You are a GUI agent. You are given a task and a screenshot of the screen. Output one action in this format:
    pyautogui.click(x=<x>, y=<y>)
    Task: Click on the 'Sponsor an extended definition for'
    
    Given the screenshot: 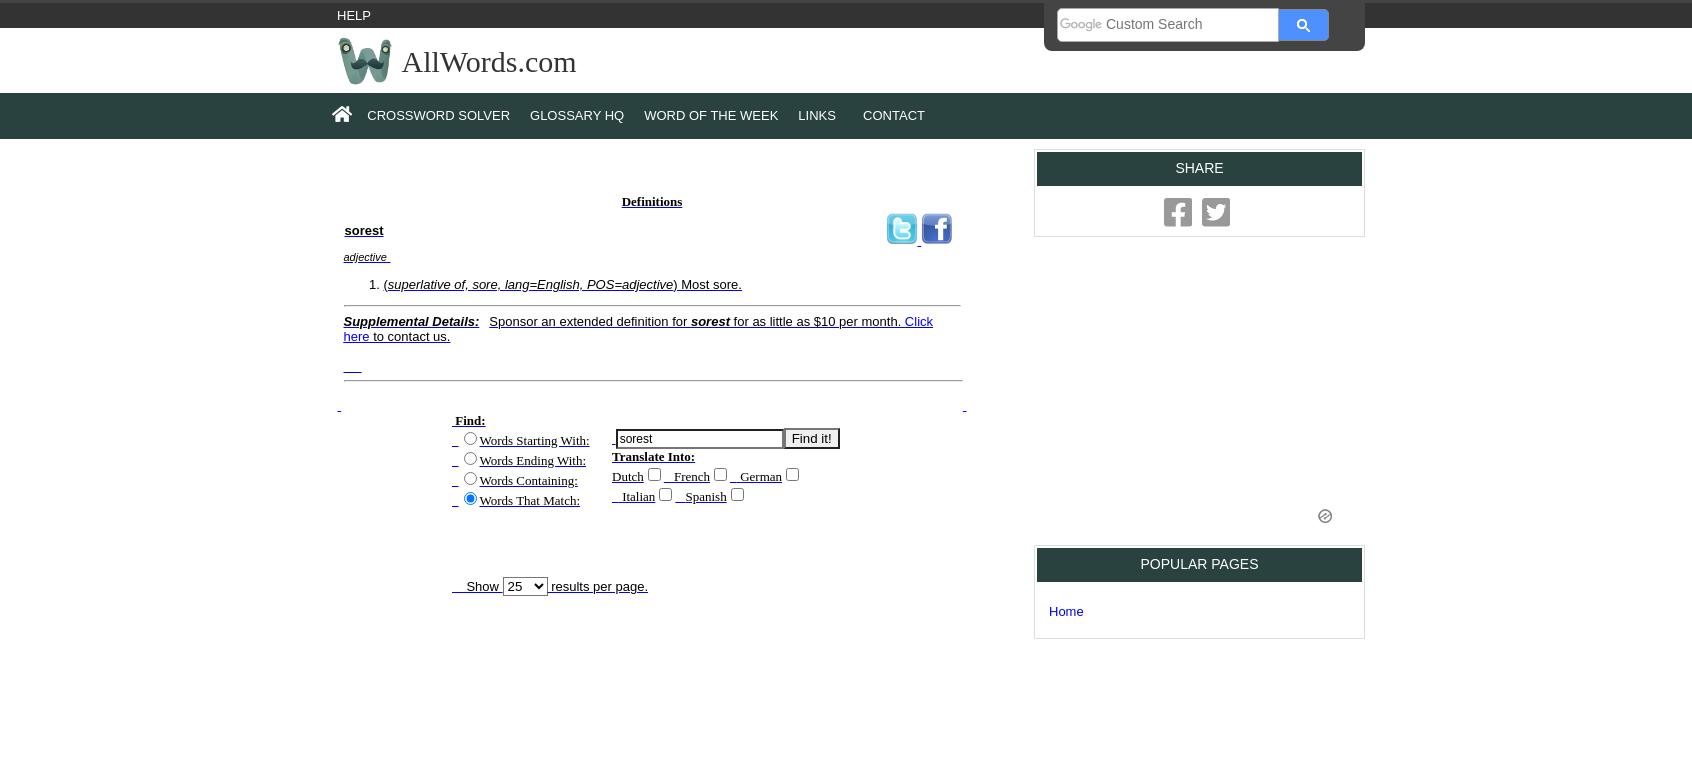 What is the action you would take?
    pyautogui.click(x=487, y=319)
    